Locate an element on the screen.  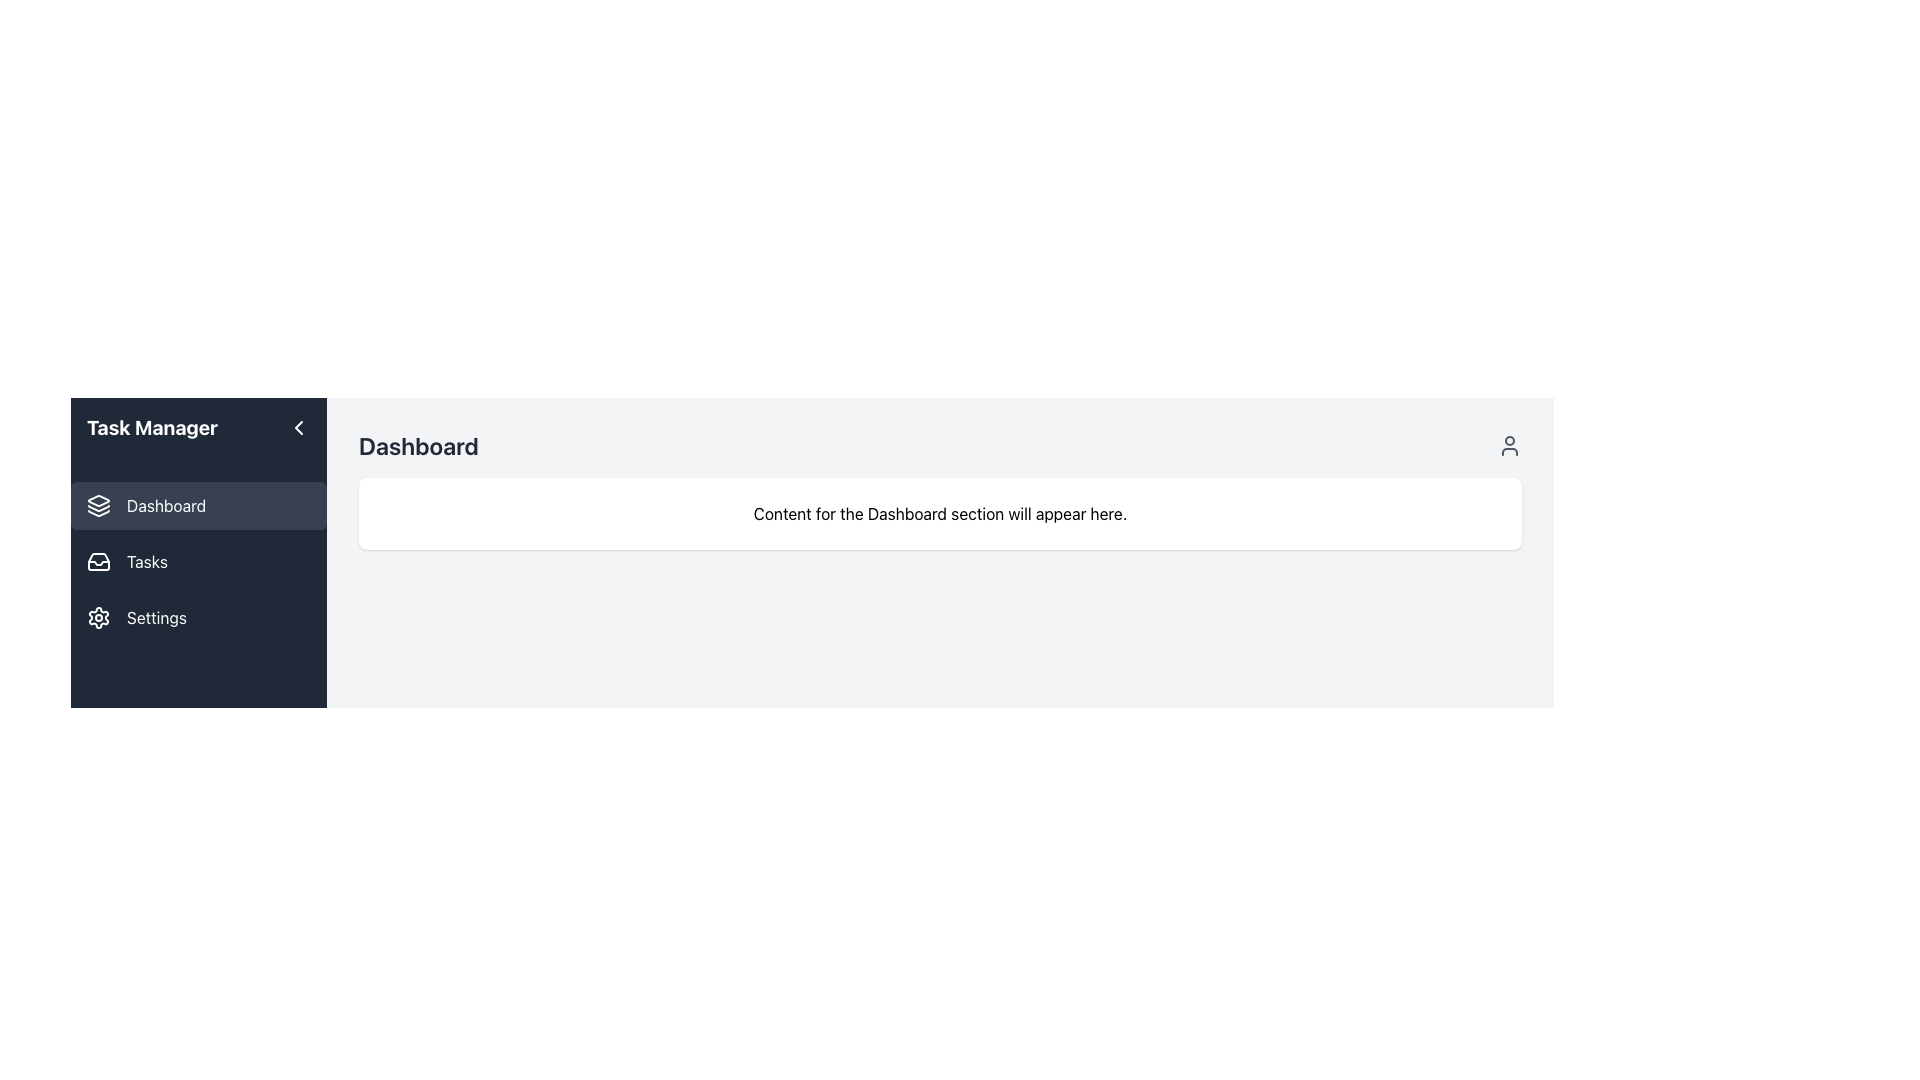
the sidebar navigation item labeled 'Tasks' is located at coordinates (198, 562).